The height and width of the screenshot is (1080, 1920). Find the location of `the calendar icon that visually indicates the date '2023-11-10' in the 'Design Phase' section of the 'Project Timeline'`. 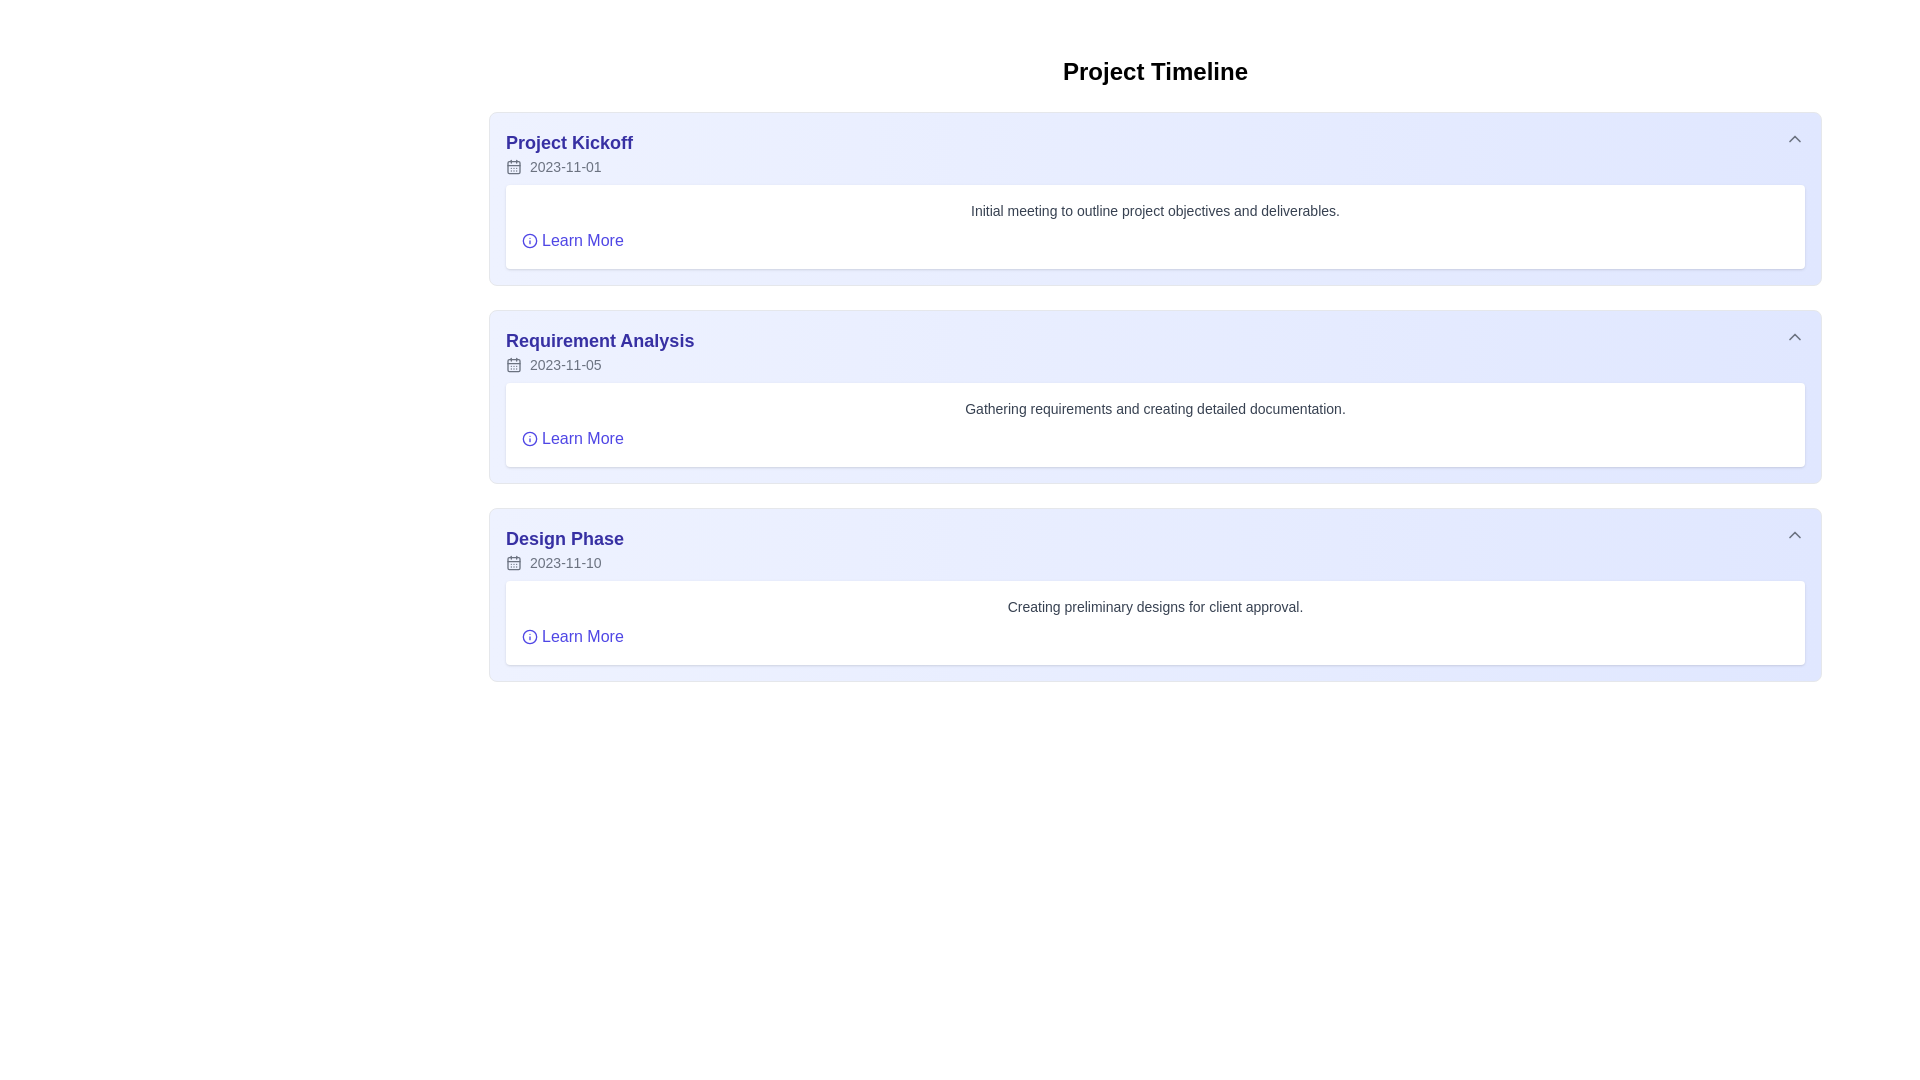

the calendar icon that visually indicates the date '2023-11-10' in the 'Design Phase' section of the 'Project Timeline' is located at coordinates (513, 563).